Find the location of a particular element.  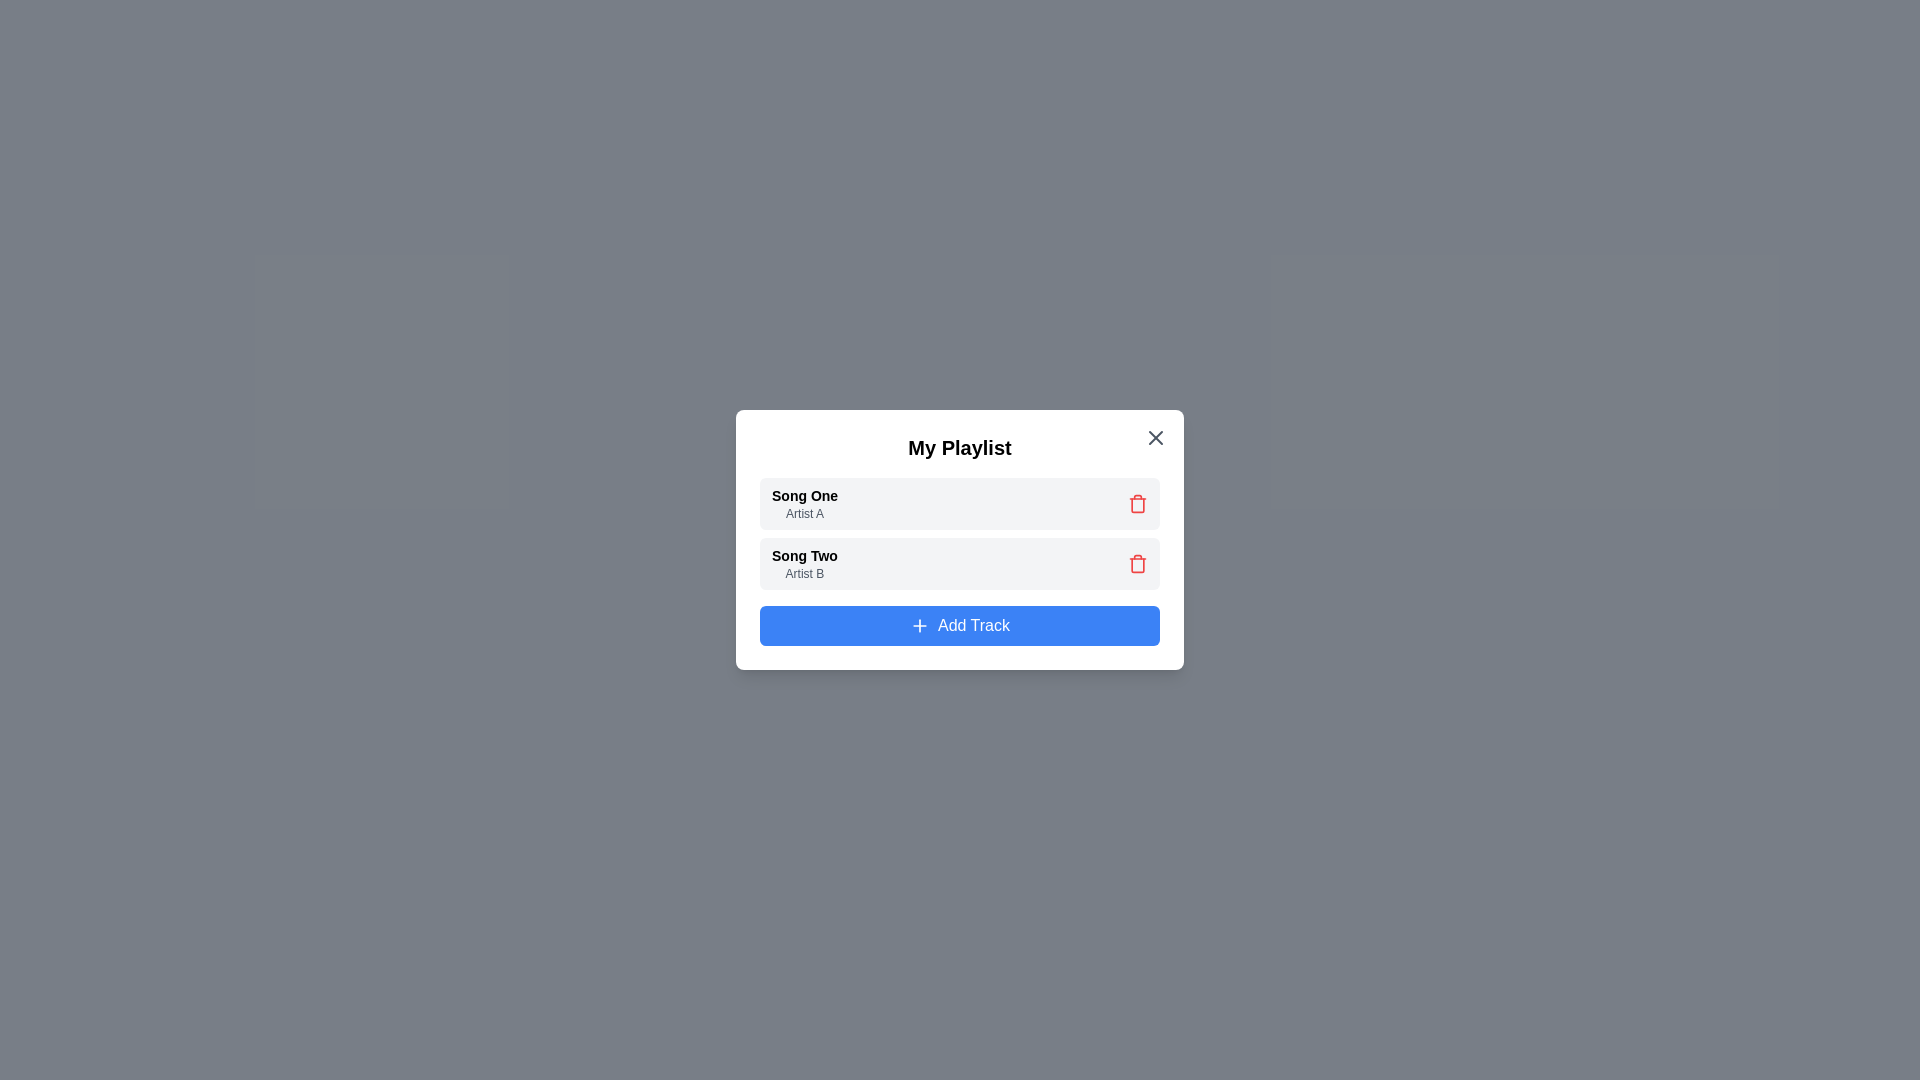

the delete button for the playlist item next to 'Song Two' is located at coordinates (1137, 563).